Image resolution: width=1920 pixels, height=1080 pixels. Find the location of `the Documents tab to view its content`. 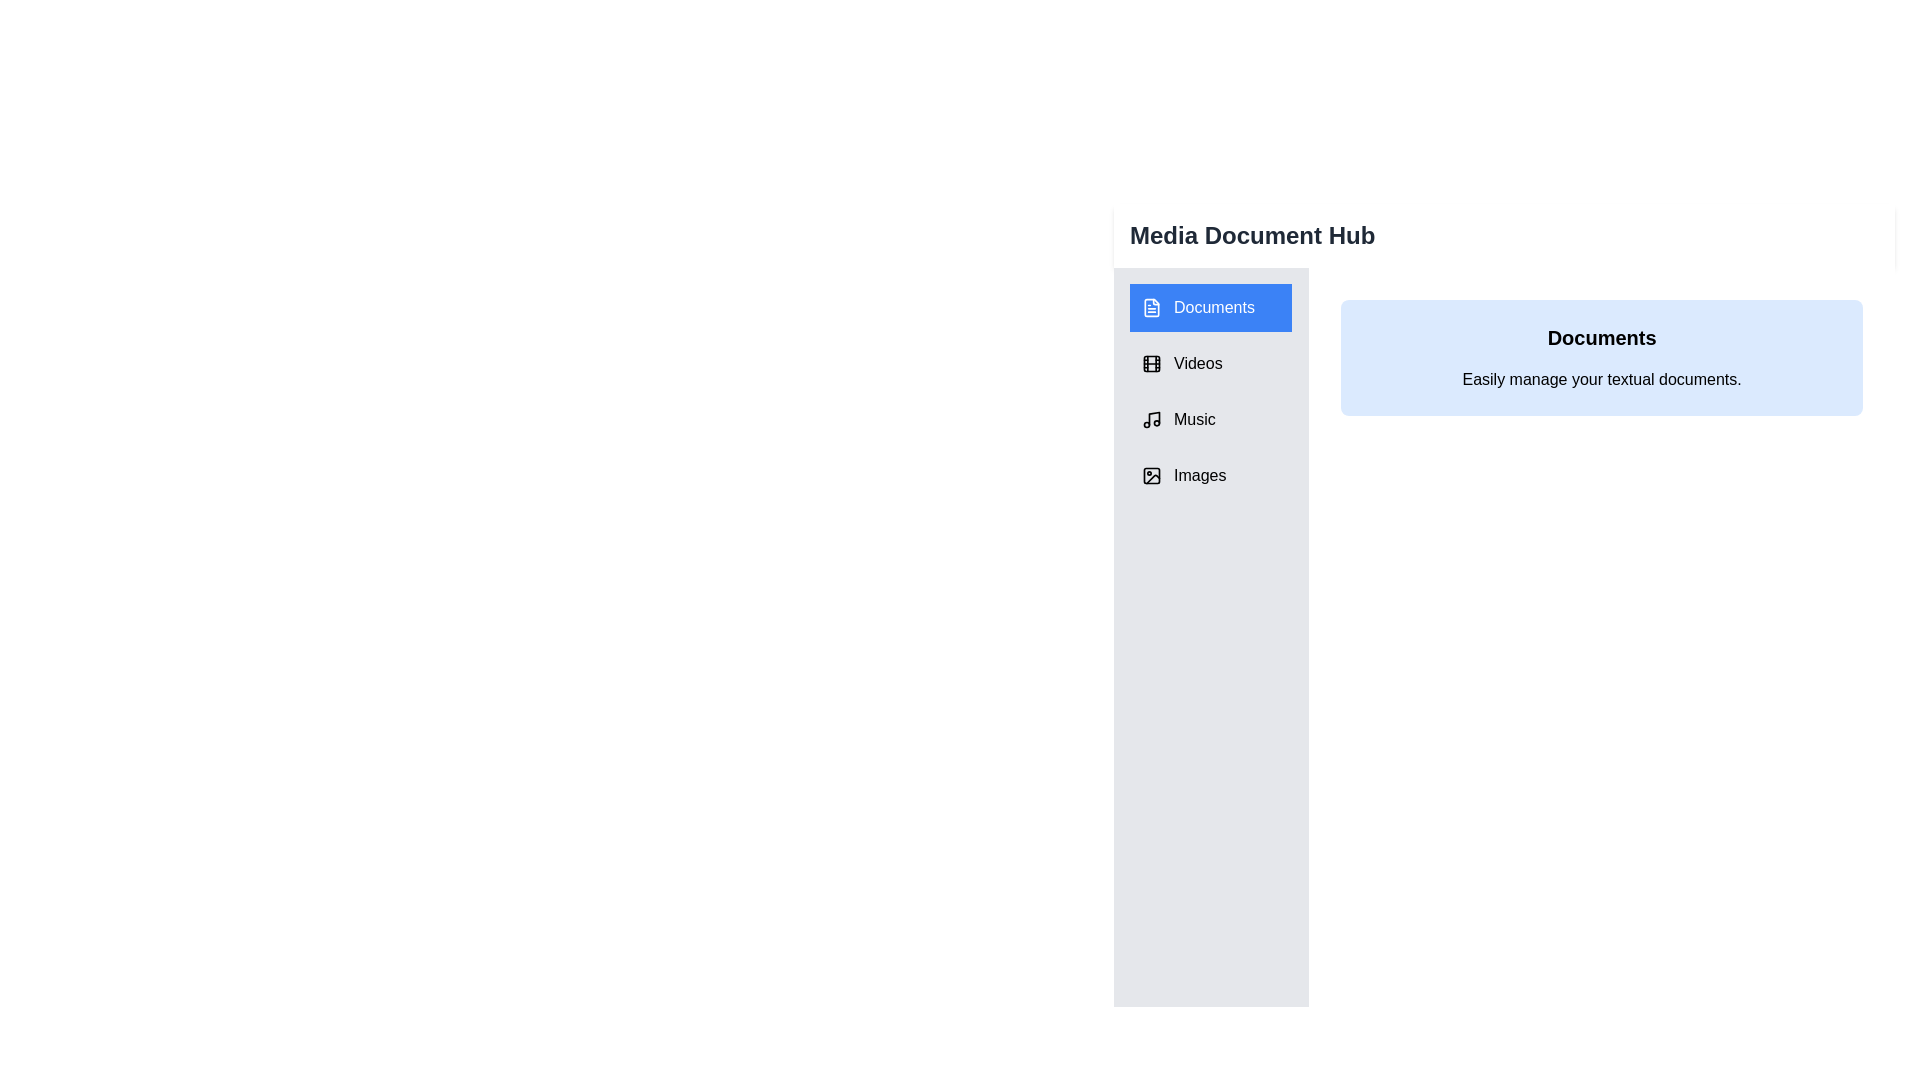

the Documents tab to view its content is located at coordinates (1209, 308).